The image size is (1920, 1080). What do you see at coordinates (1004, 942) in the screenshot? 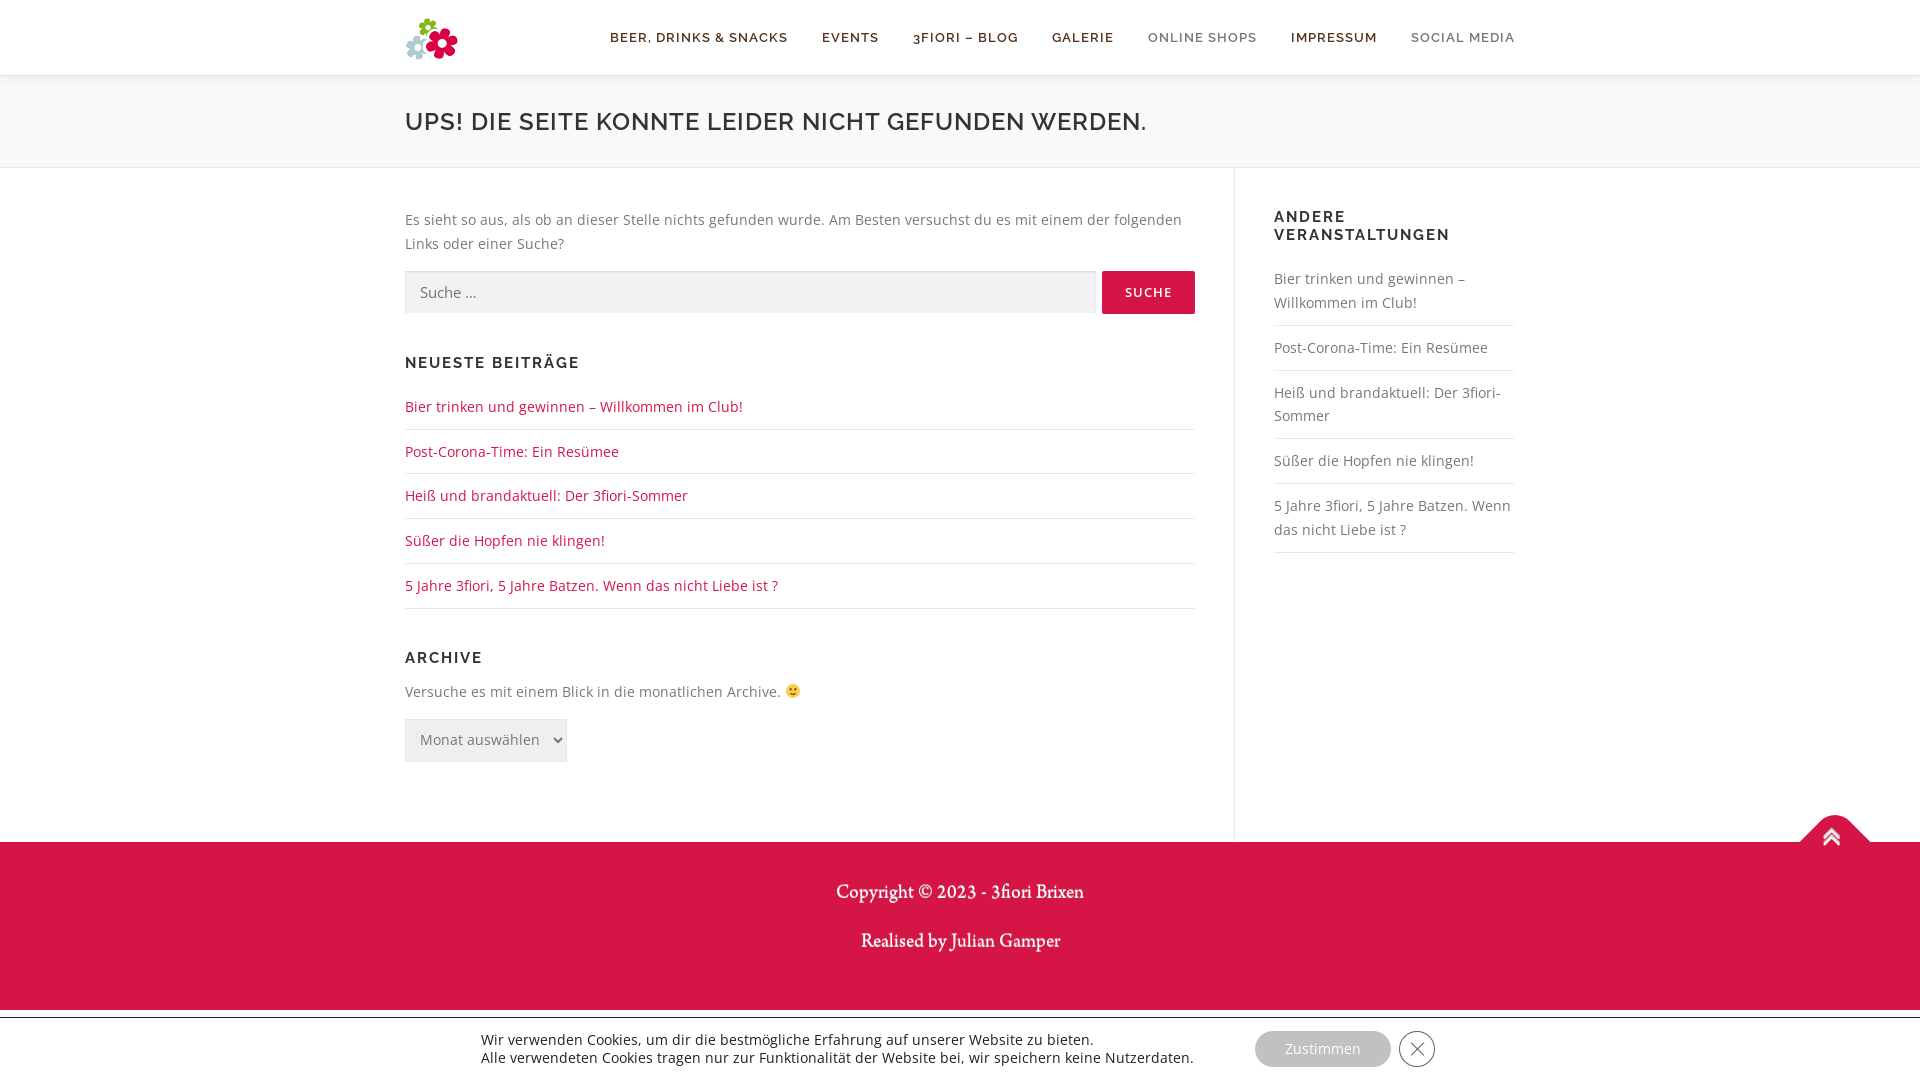
I see `'Julian Gamper'` at bounding box center [1004, 942].